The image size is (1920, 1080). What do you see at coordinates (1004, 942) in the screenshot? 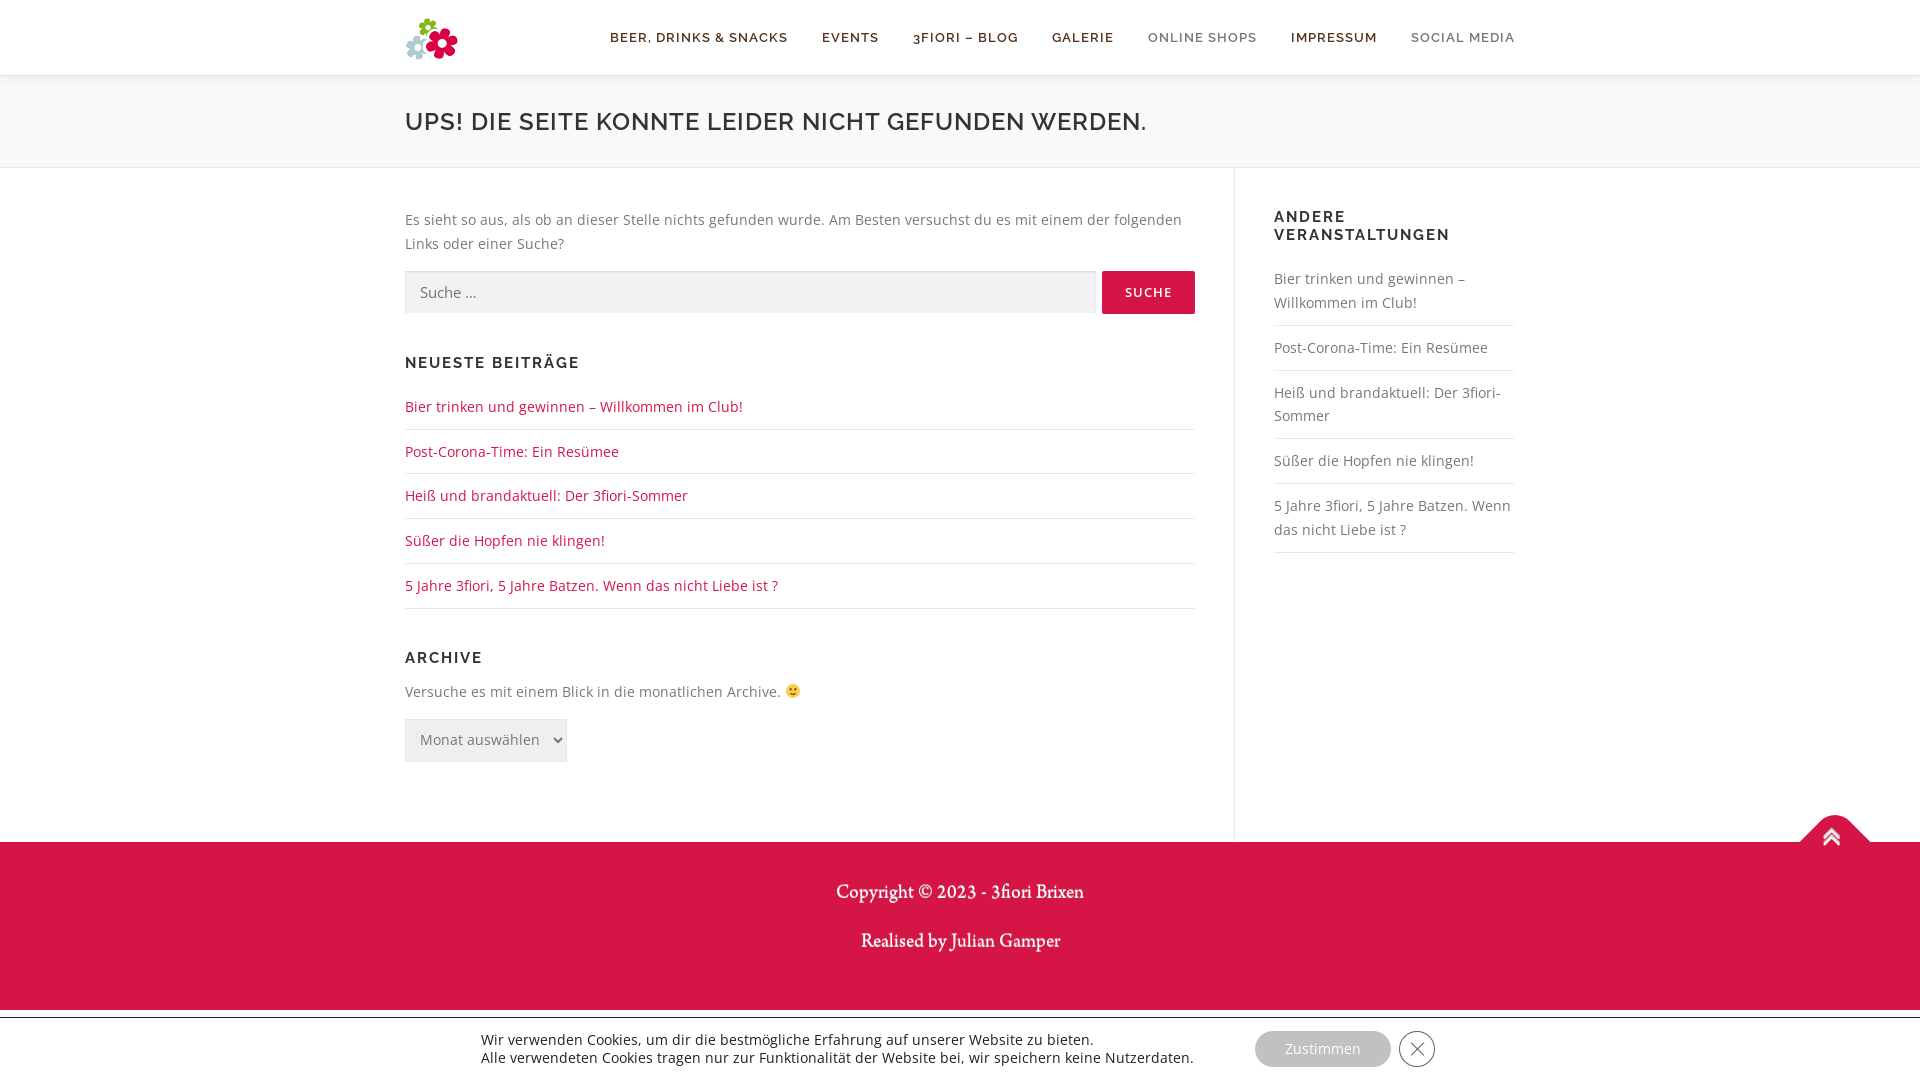
I see `'Julian Gamper'` at bounding box center [1004, 942].